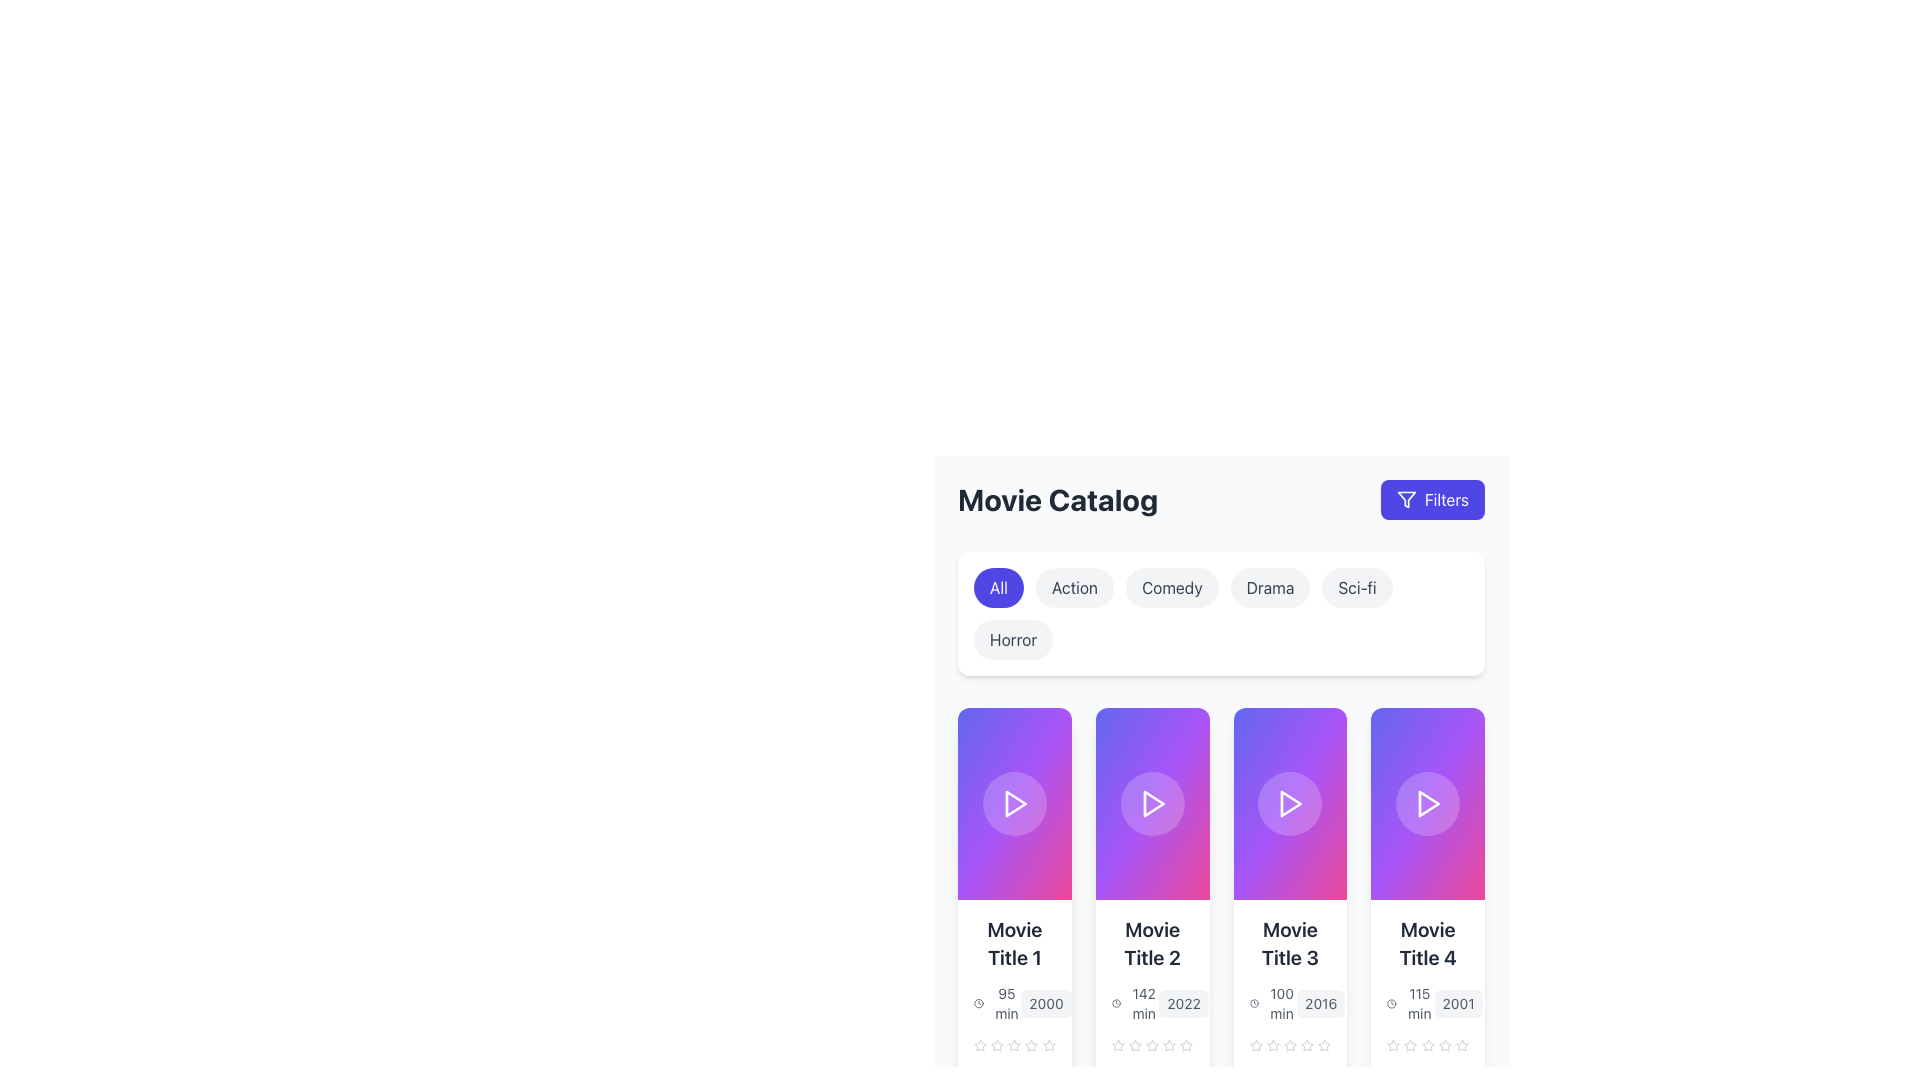 The height and width of the screenshot is (1080, 1920). Describe the element at coordinates (1220, 612) in the screenshot. I see `the horizontal list of selectable movie categories, which includes the active category 'All' highlighted in purple` at that location.